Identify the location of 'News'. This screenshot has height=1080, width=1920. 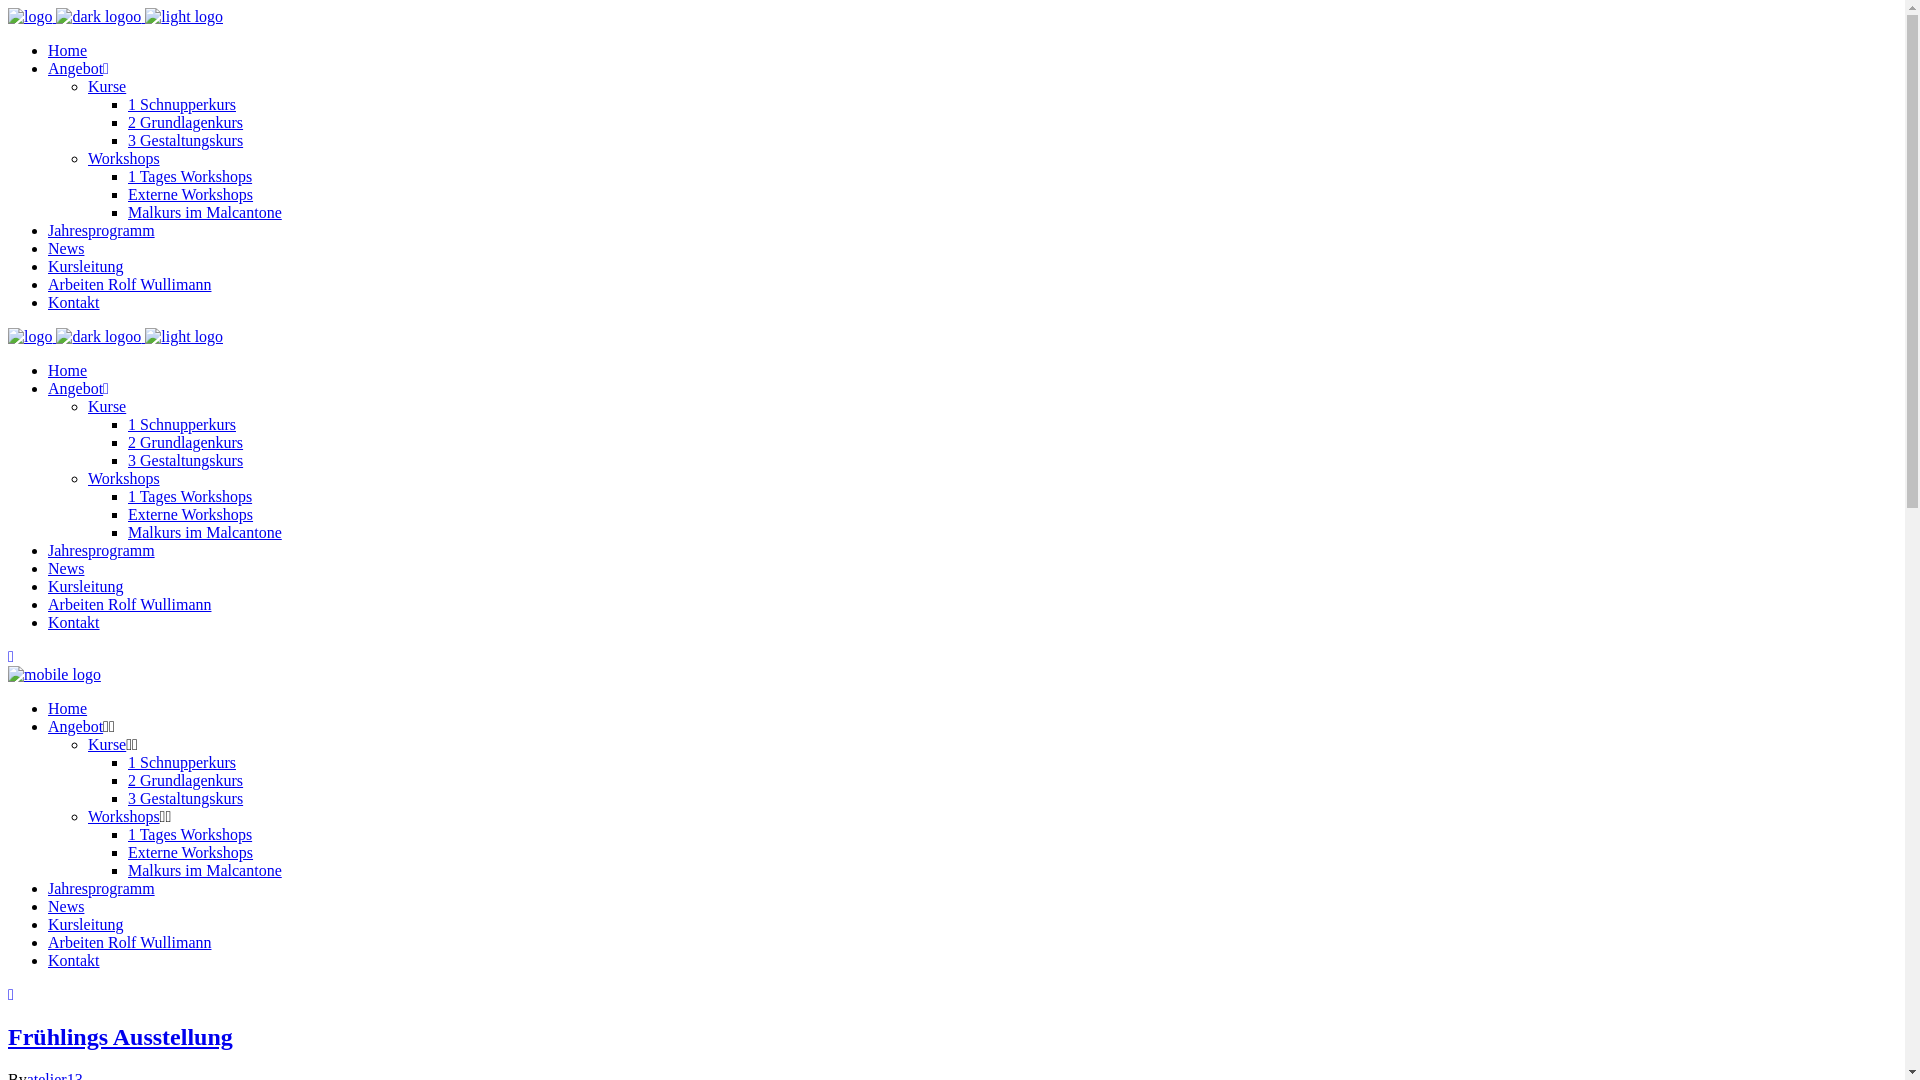
(66, 906).